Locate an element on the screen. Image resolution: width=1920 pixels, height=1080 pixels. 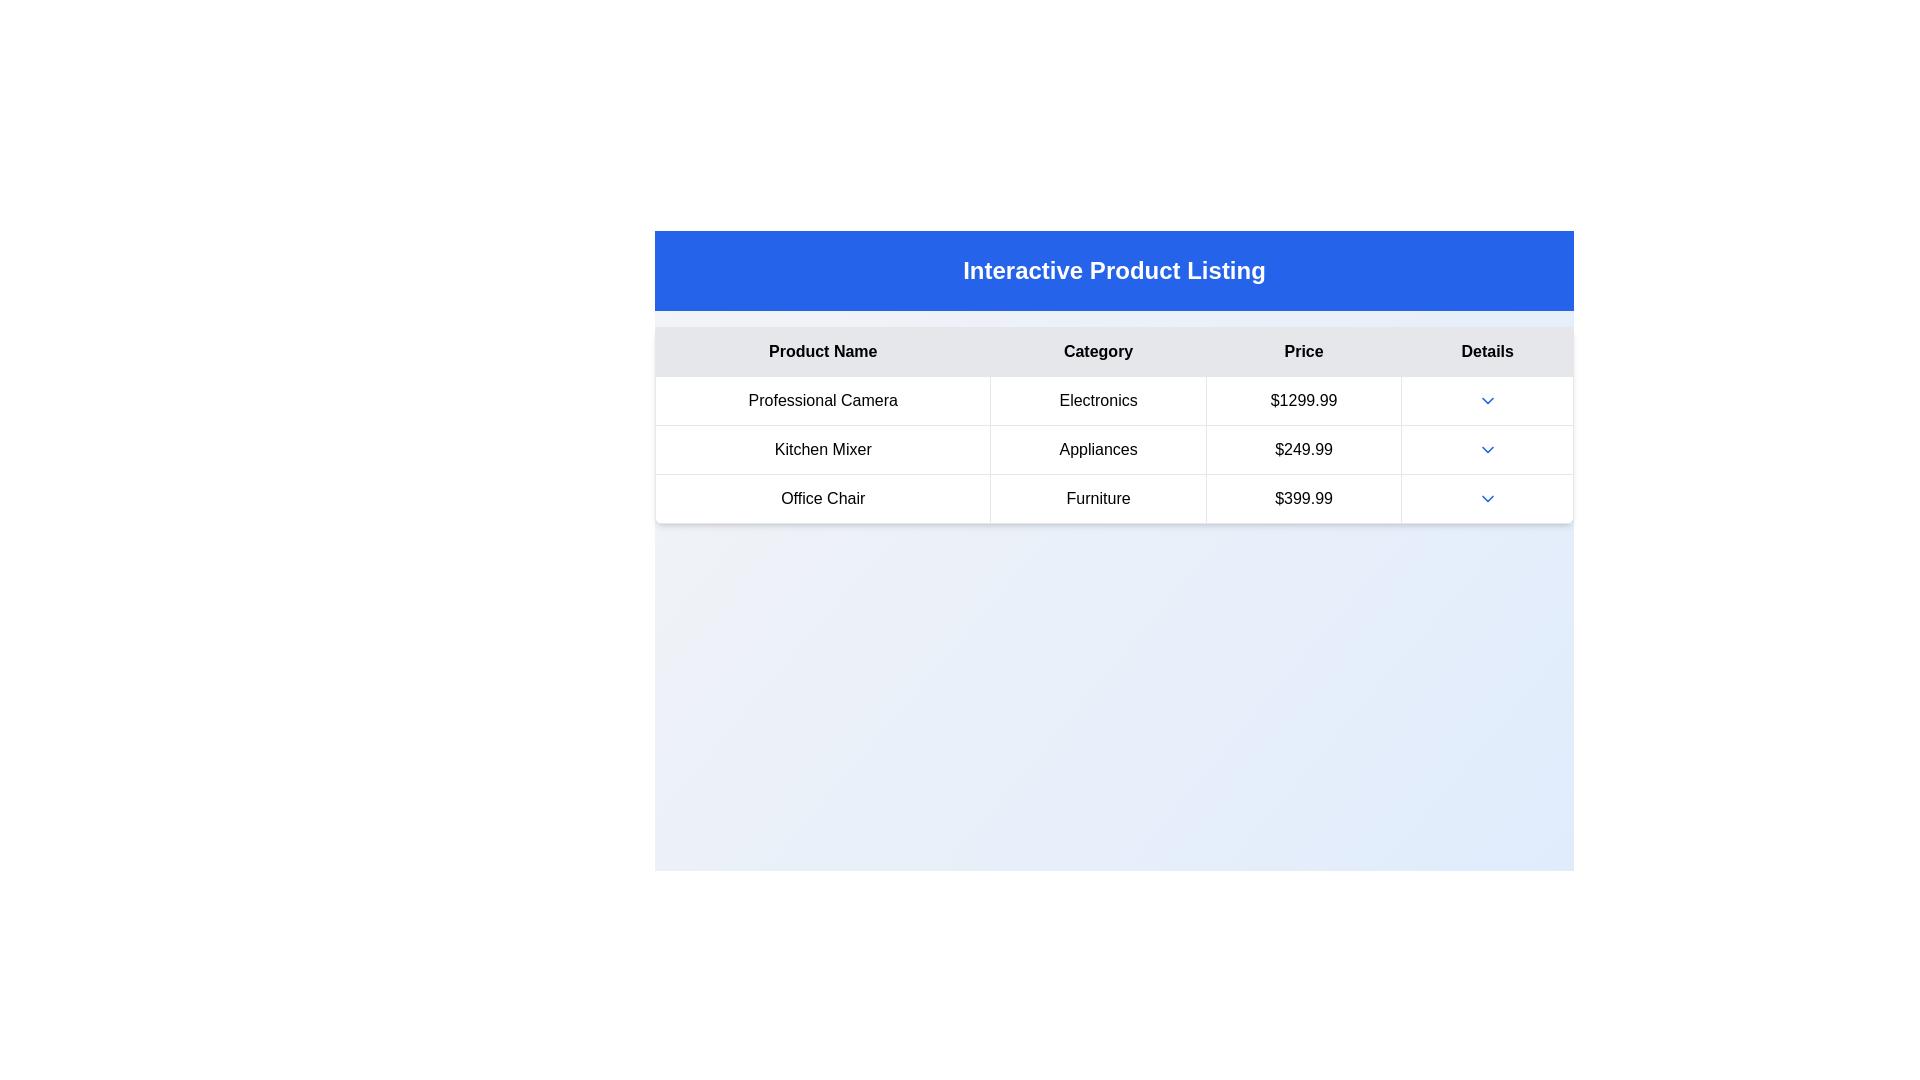
the 'Price' label, which is the third column header in a row of four within a tabular header is located at coordinates (1304, 350).